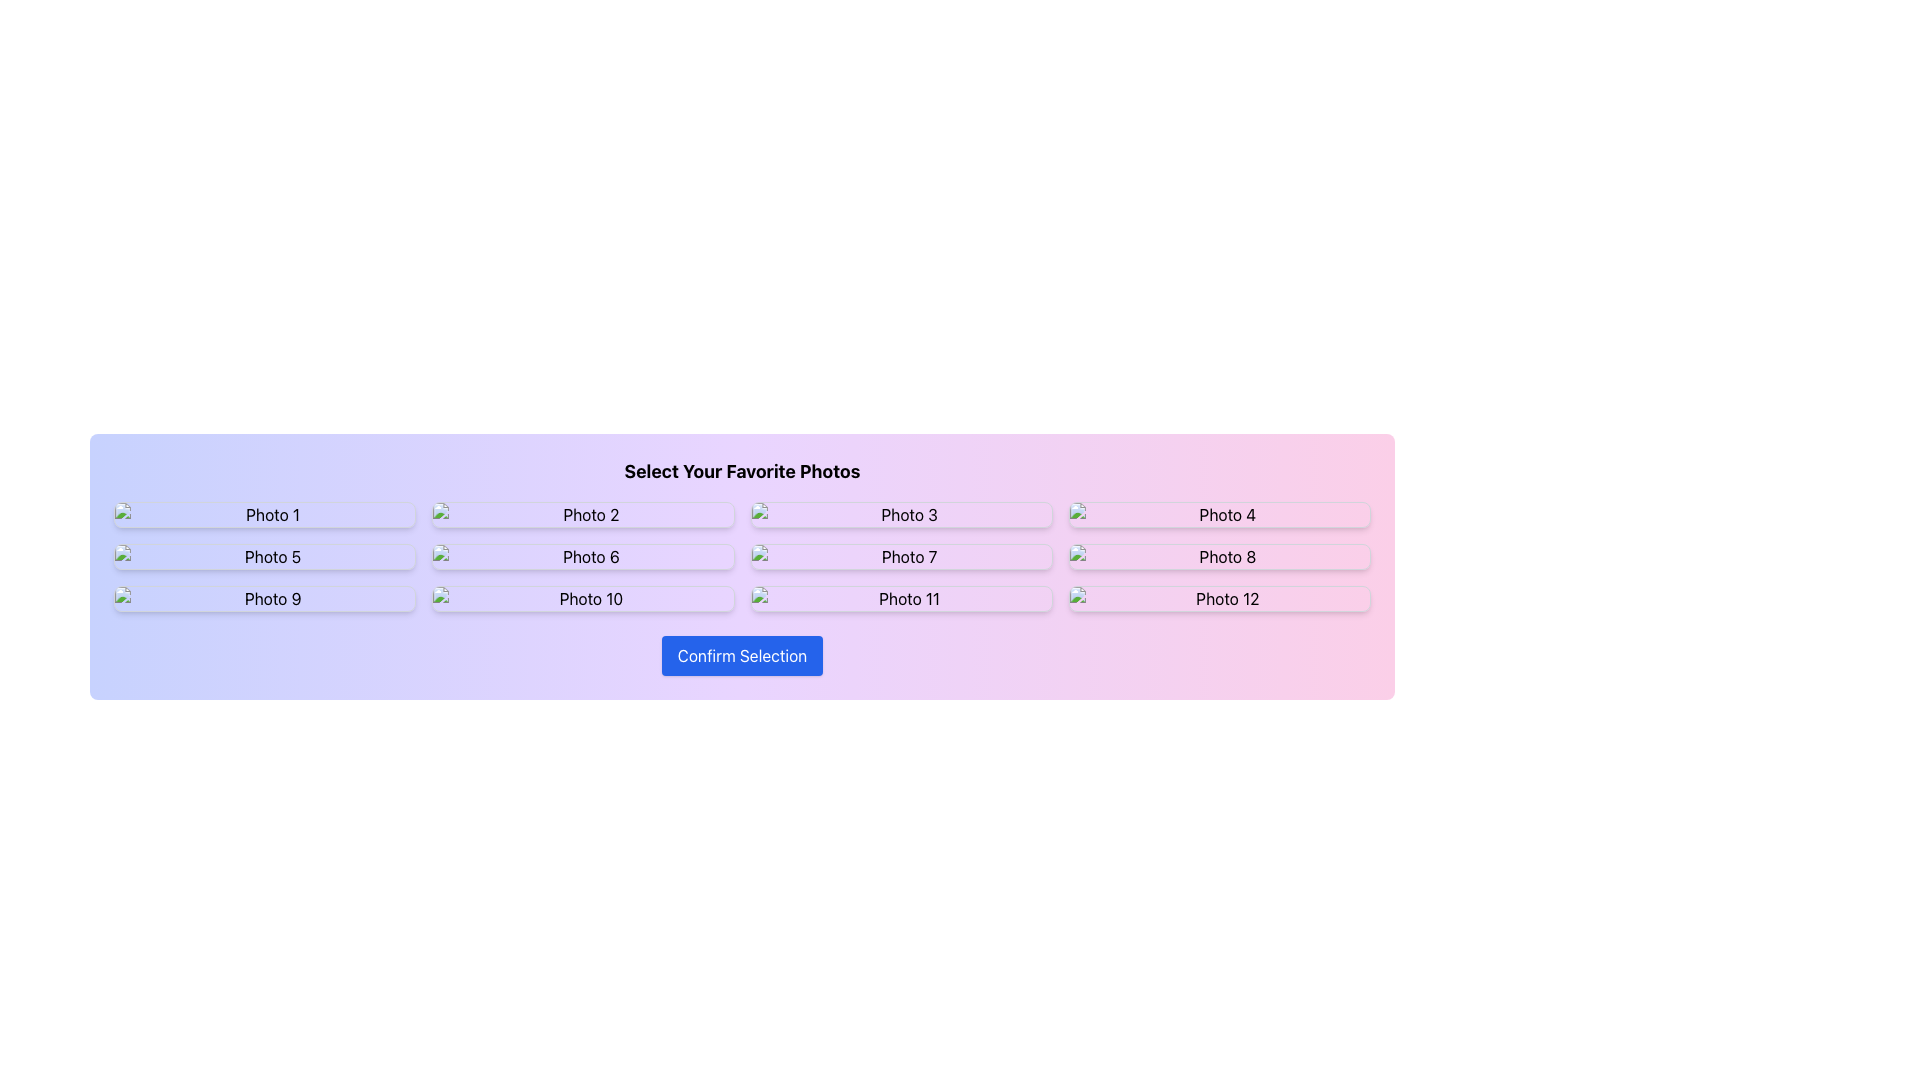  Describe the element at coordinates (264, 514) in the screenshot. I see `the image displaying 'Photo 1'` at that location.